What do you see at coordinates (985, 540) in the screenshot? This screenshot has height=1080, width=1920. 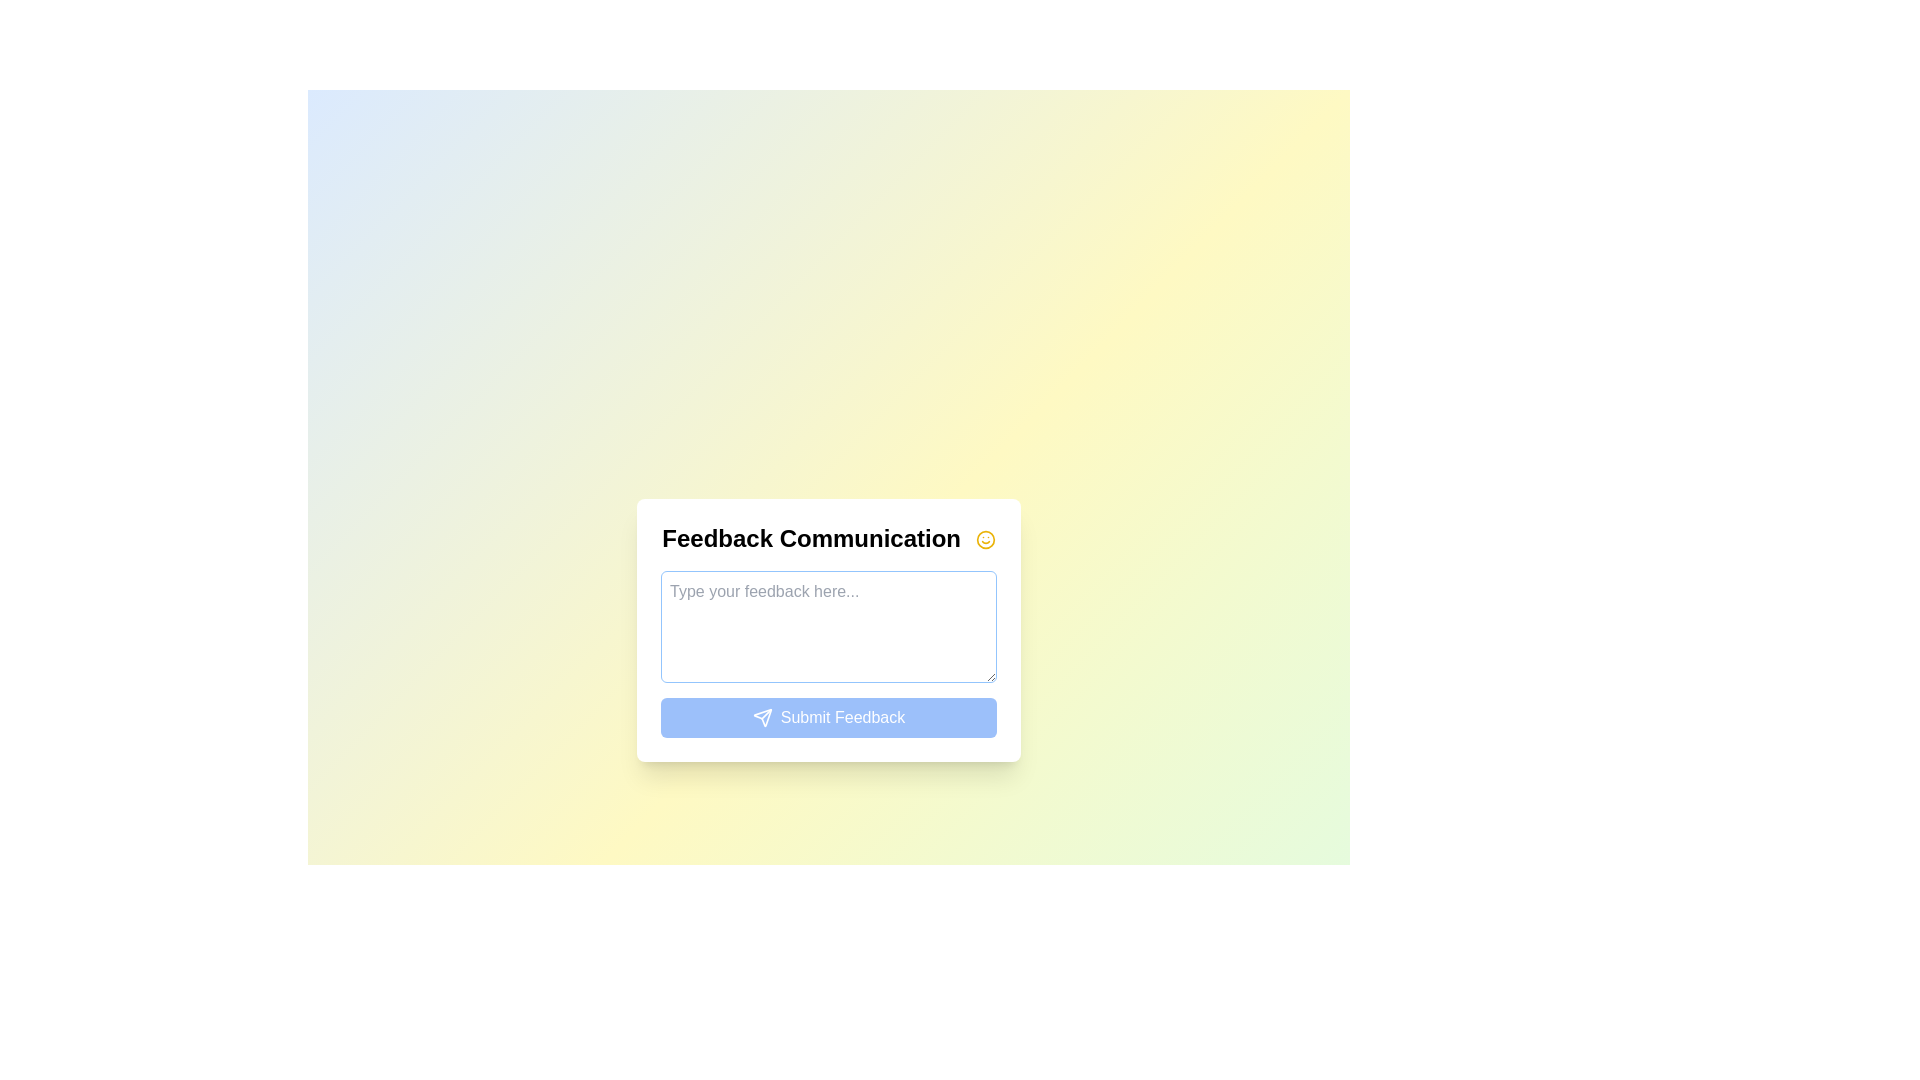 I see `the yellow circular smiley face icon located to the right of the 'Feedback Communication' title text` at bounding box center [985, 540].